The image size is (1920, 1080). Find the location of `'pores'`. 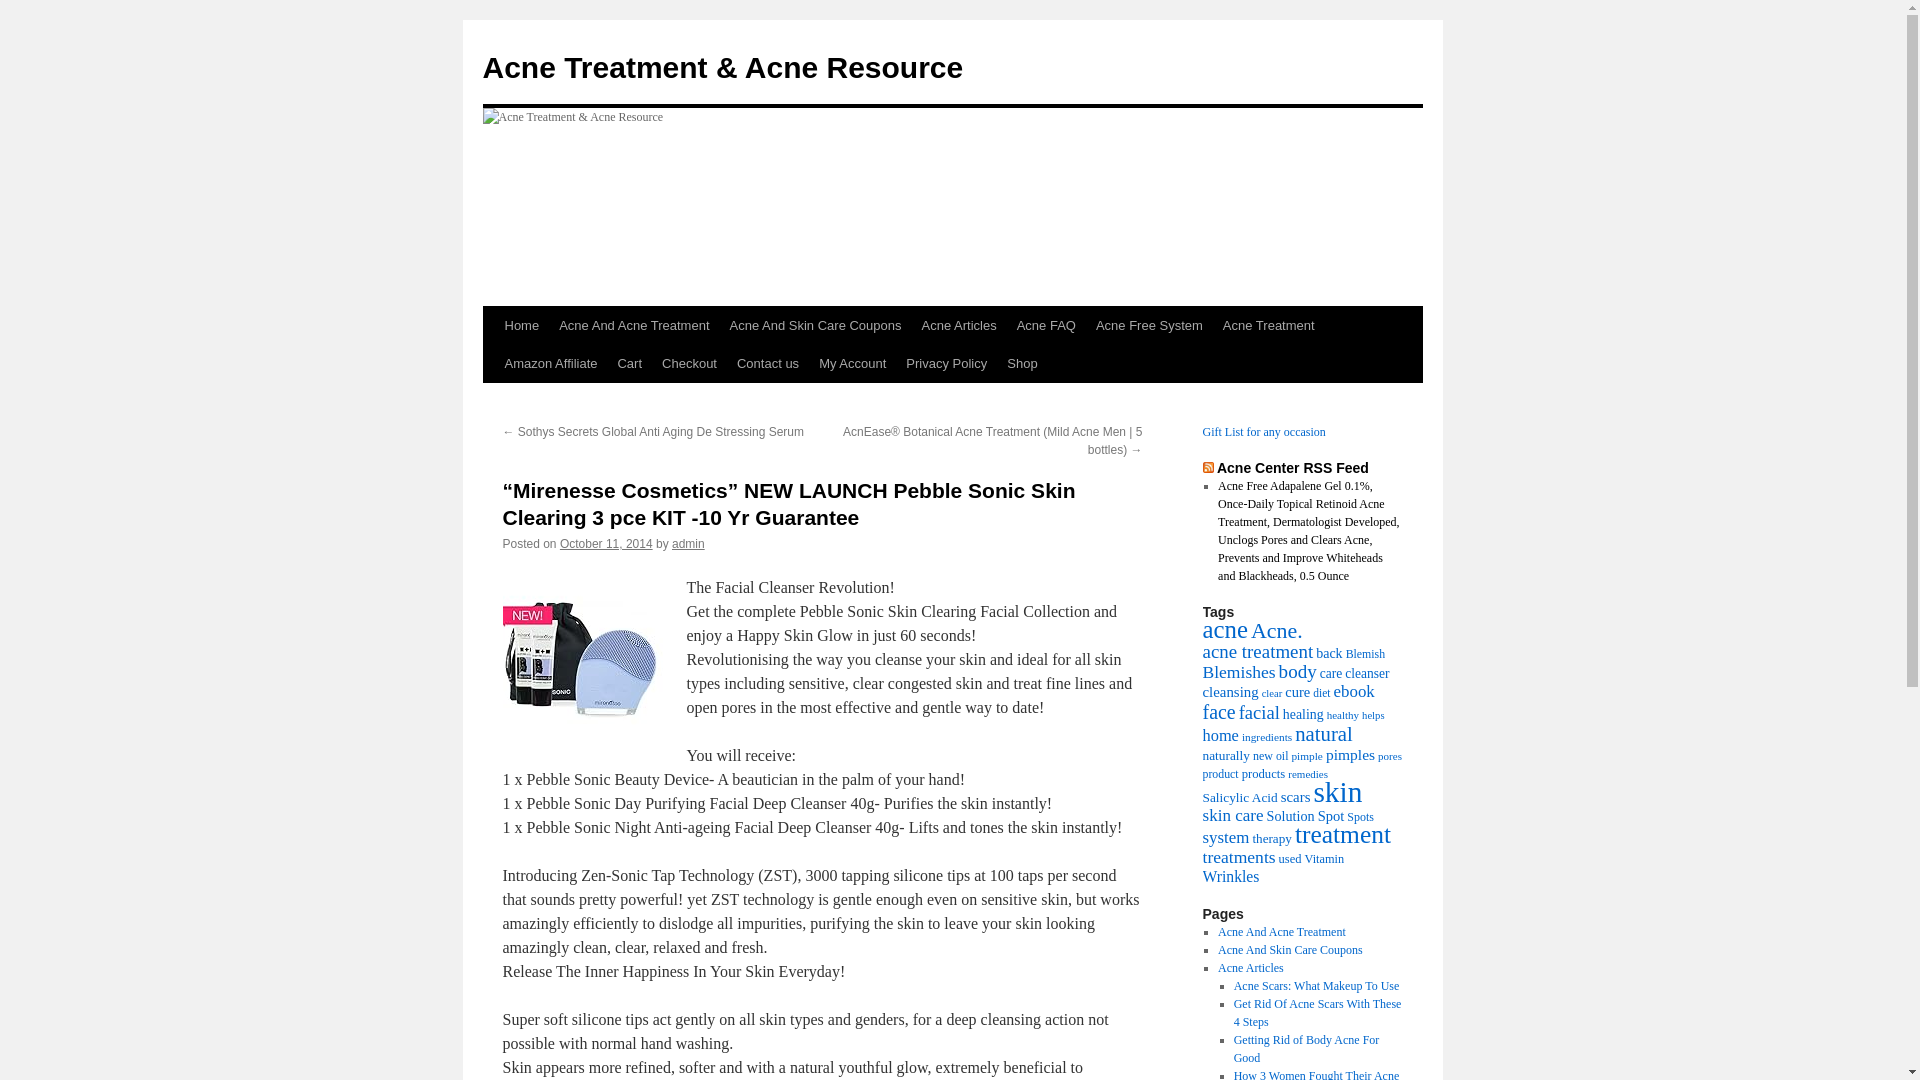

'pores' is located at coordinates (1389, 756).